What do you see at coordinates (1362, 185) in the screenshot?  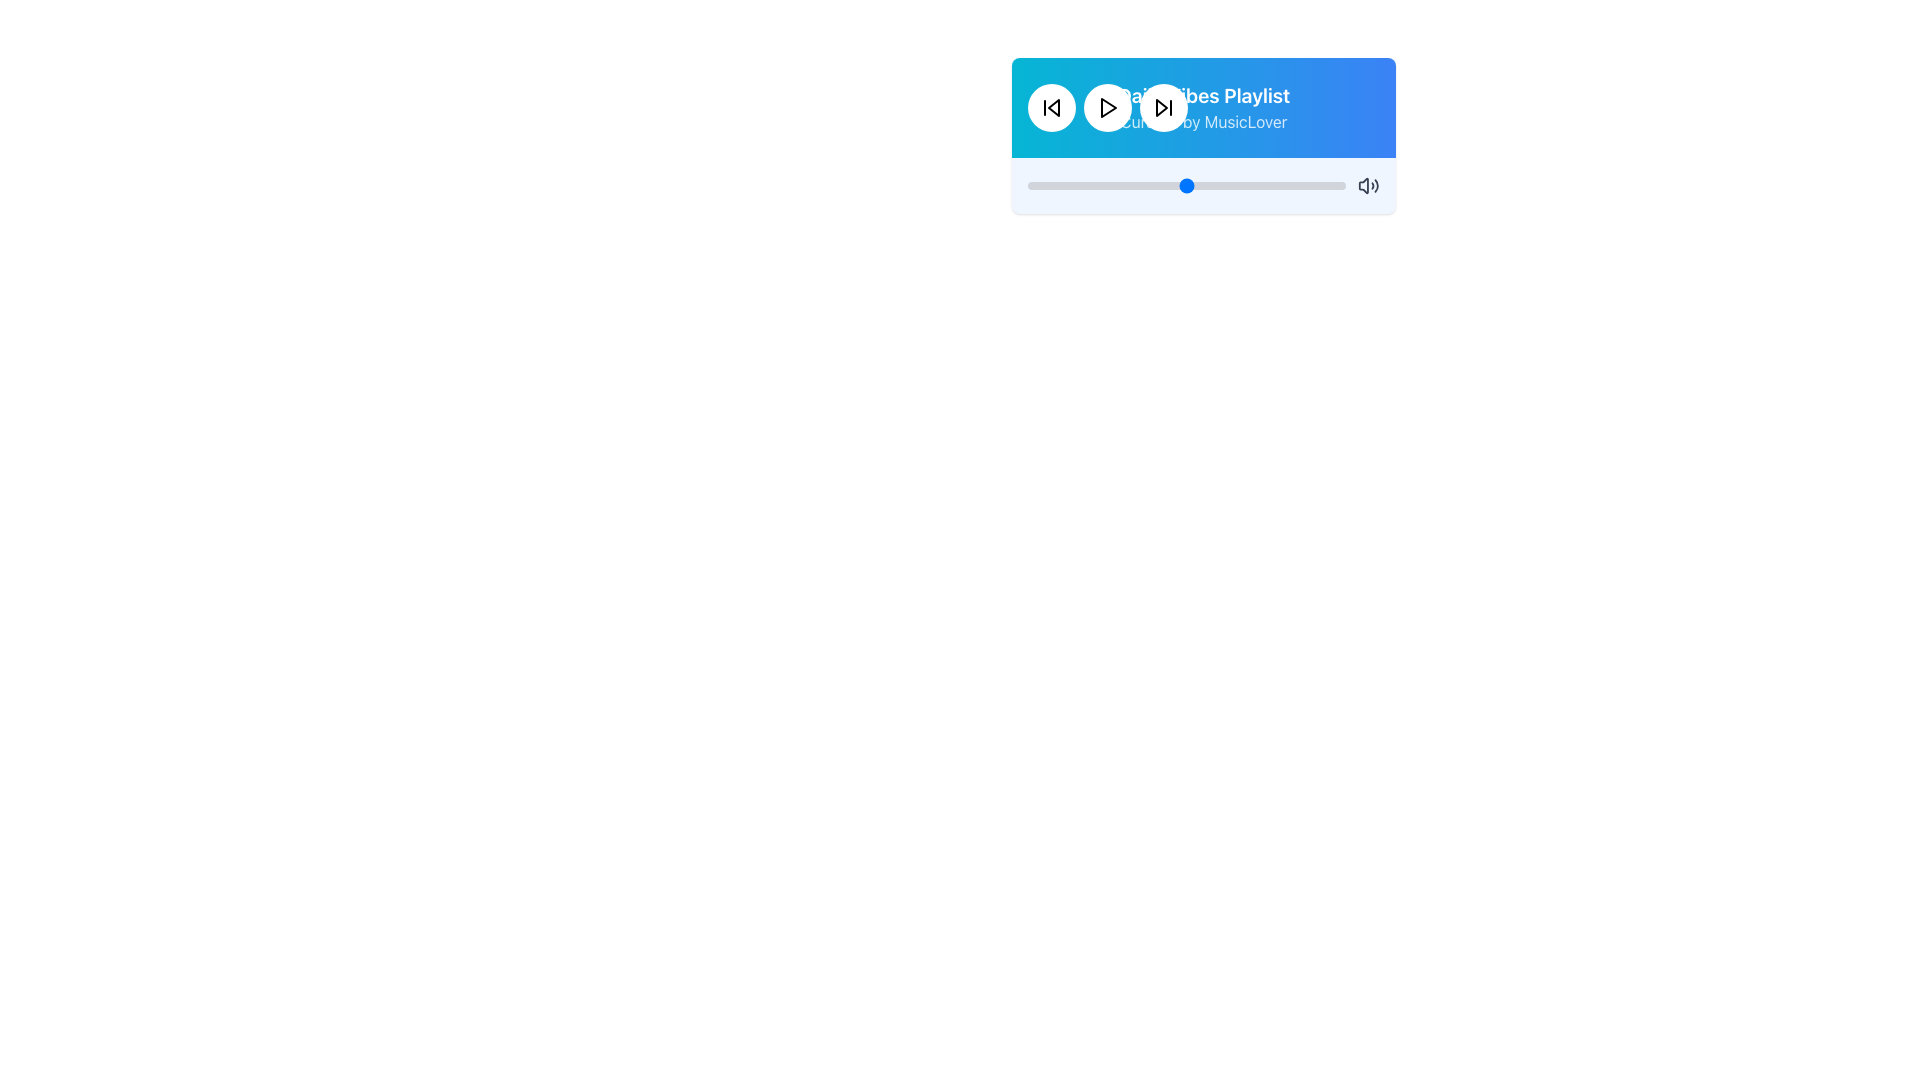 I see `the speaker icon located in the bottom right section of the audio control bar to interact with the volume control` at bounding box center [1362, 185].